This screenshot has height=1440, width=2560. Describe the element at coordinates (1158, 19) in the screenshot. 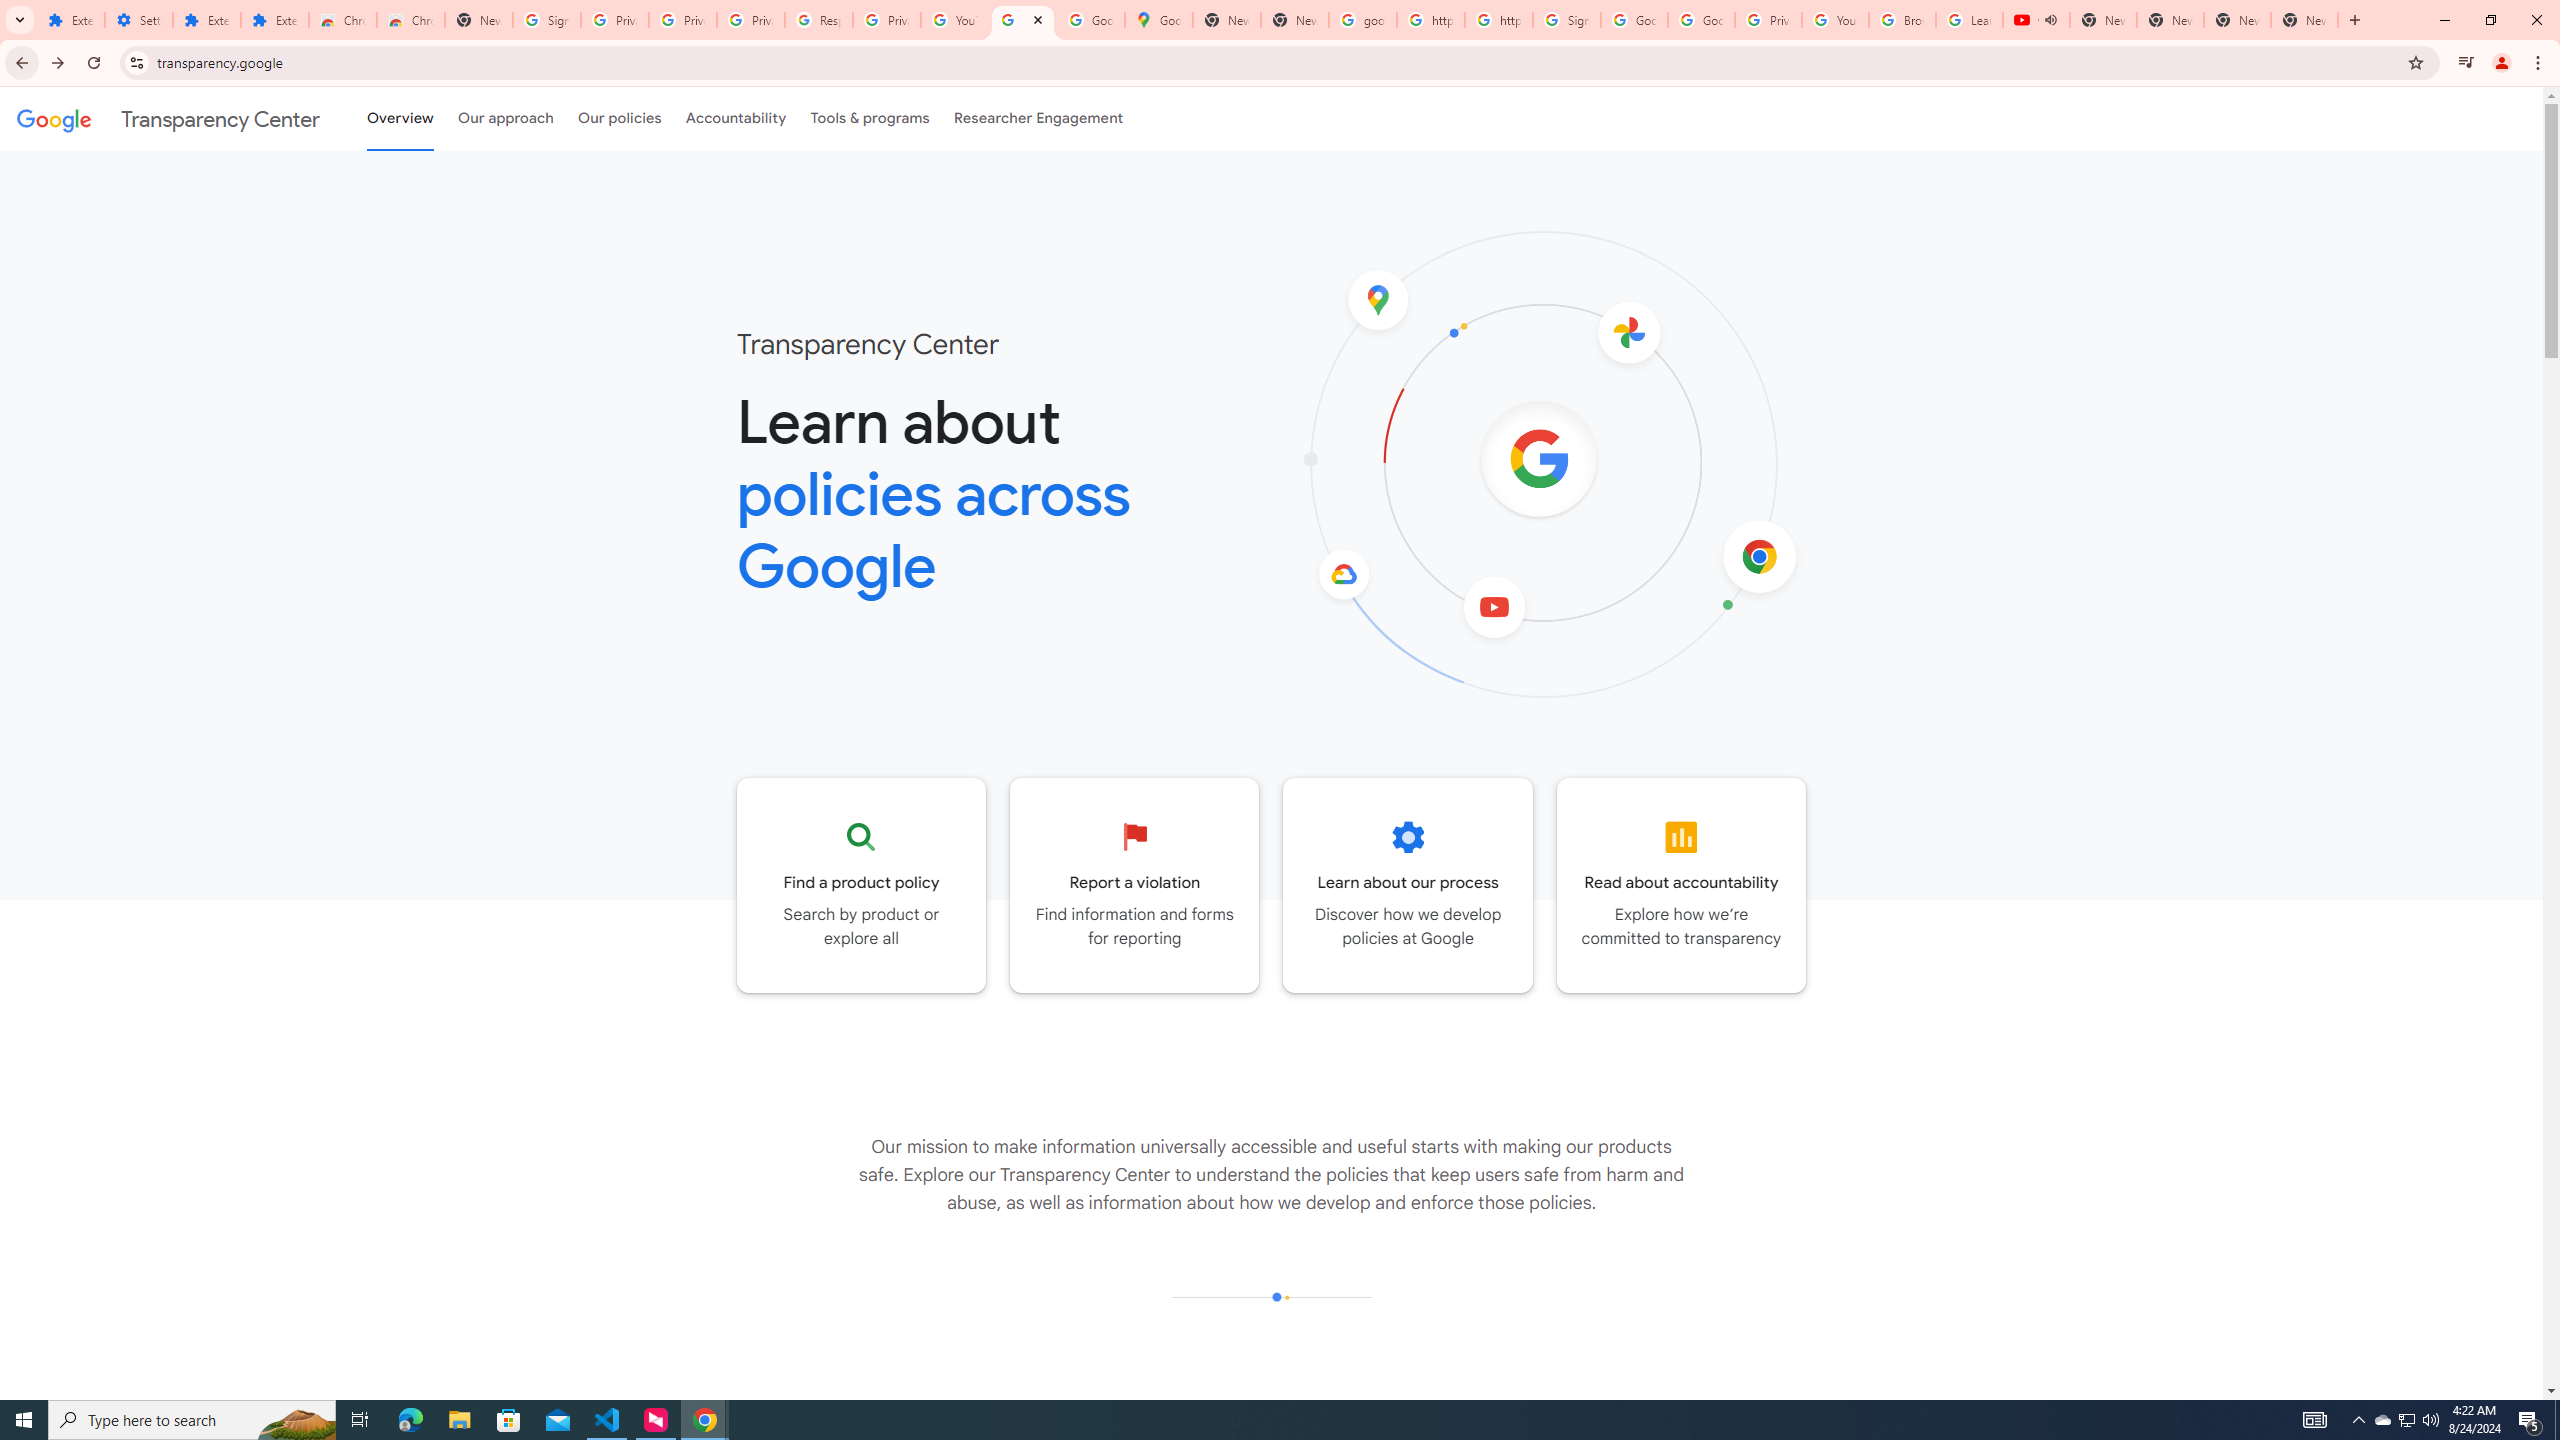

I see `'Google Maps'` at that location.